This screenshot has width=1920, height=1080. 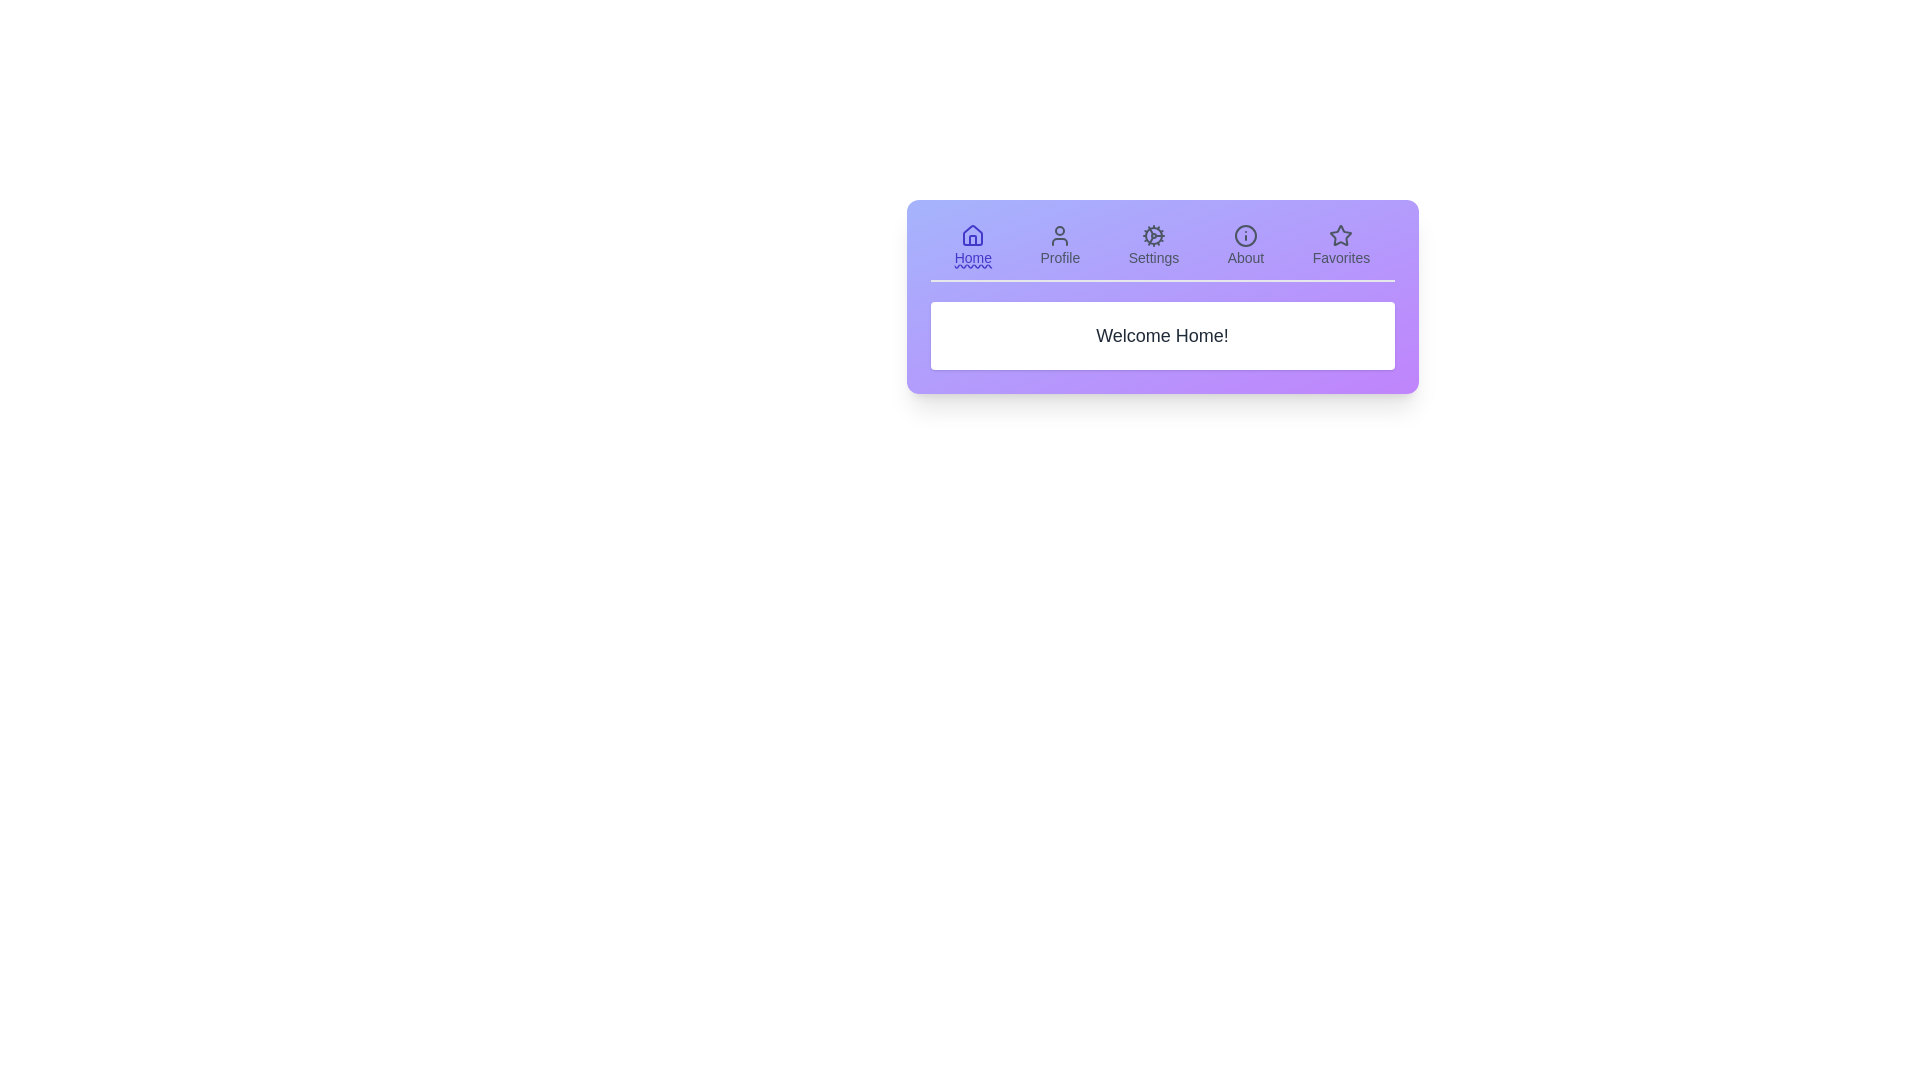 What do you see at coordinates (1153, 245) in the screenshot?
I see `the tab labeled Settings to switch to it` at bounding box center [1153, 245].